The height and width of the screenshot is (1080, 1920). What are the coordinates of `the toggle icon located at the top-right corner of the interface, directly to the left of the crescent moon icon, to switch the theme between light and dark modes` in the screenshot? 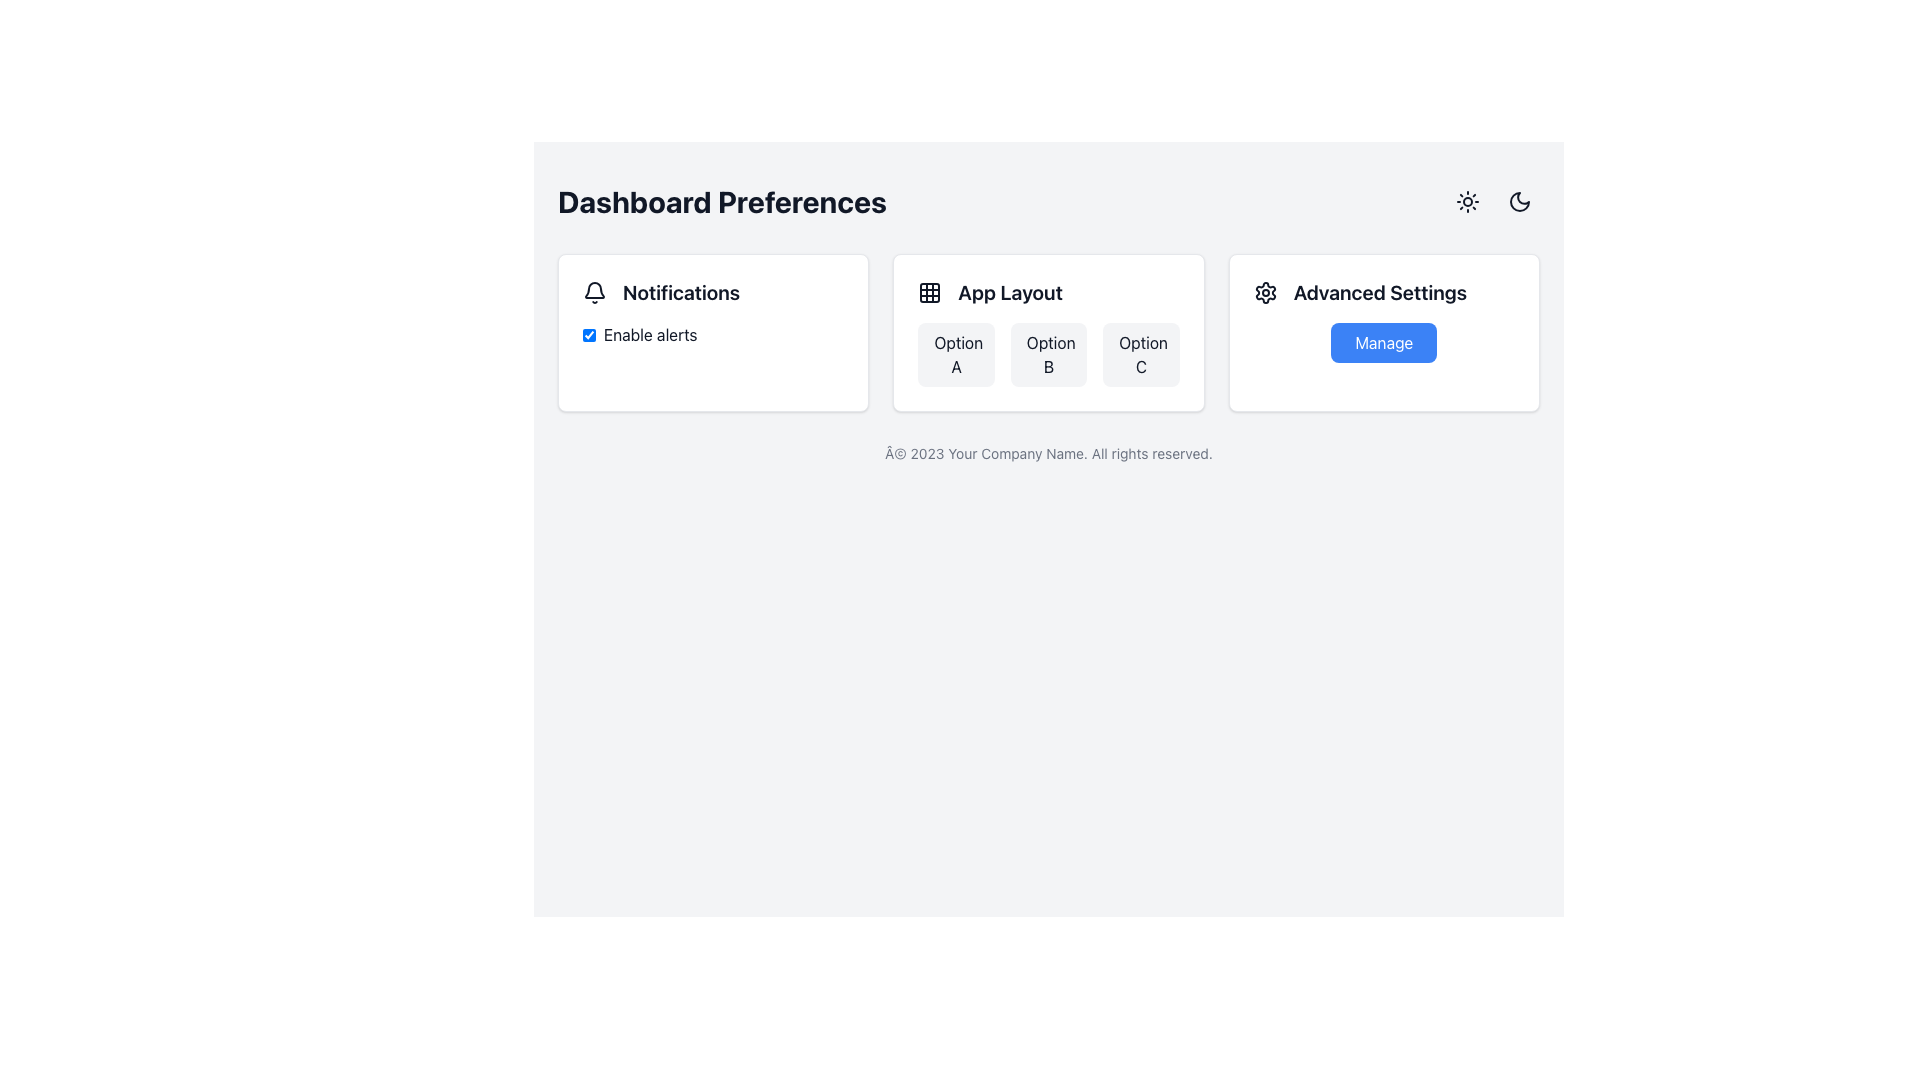 It's located at (1468, 201).